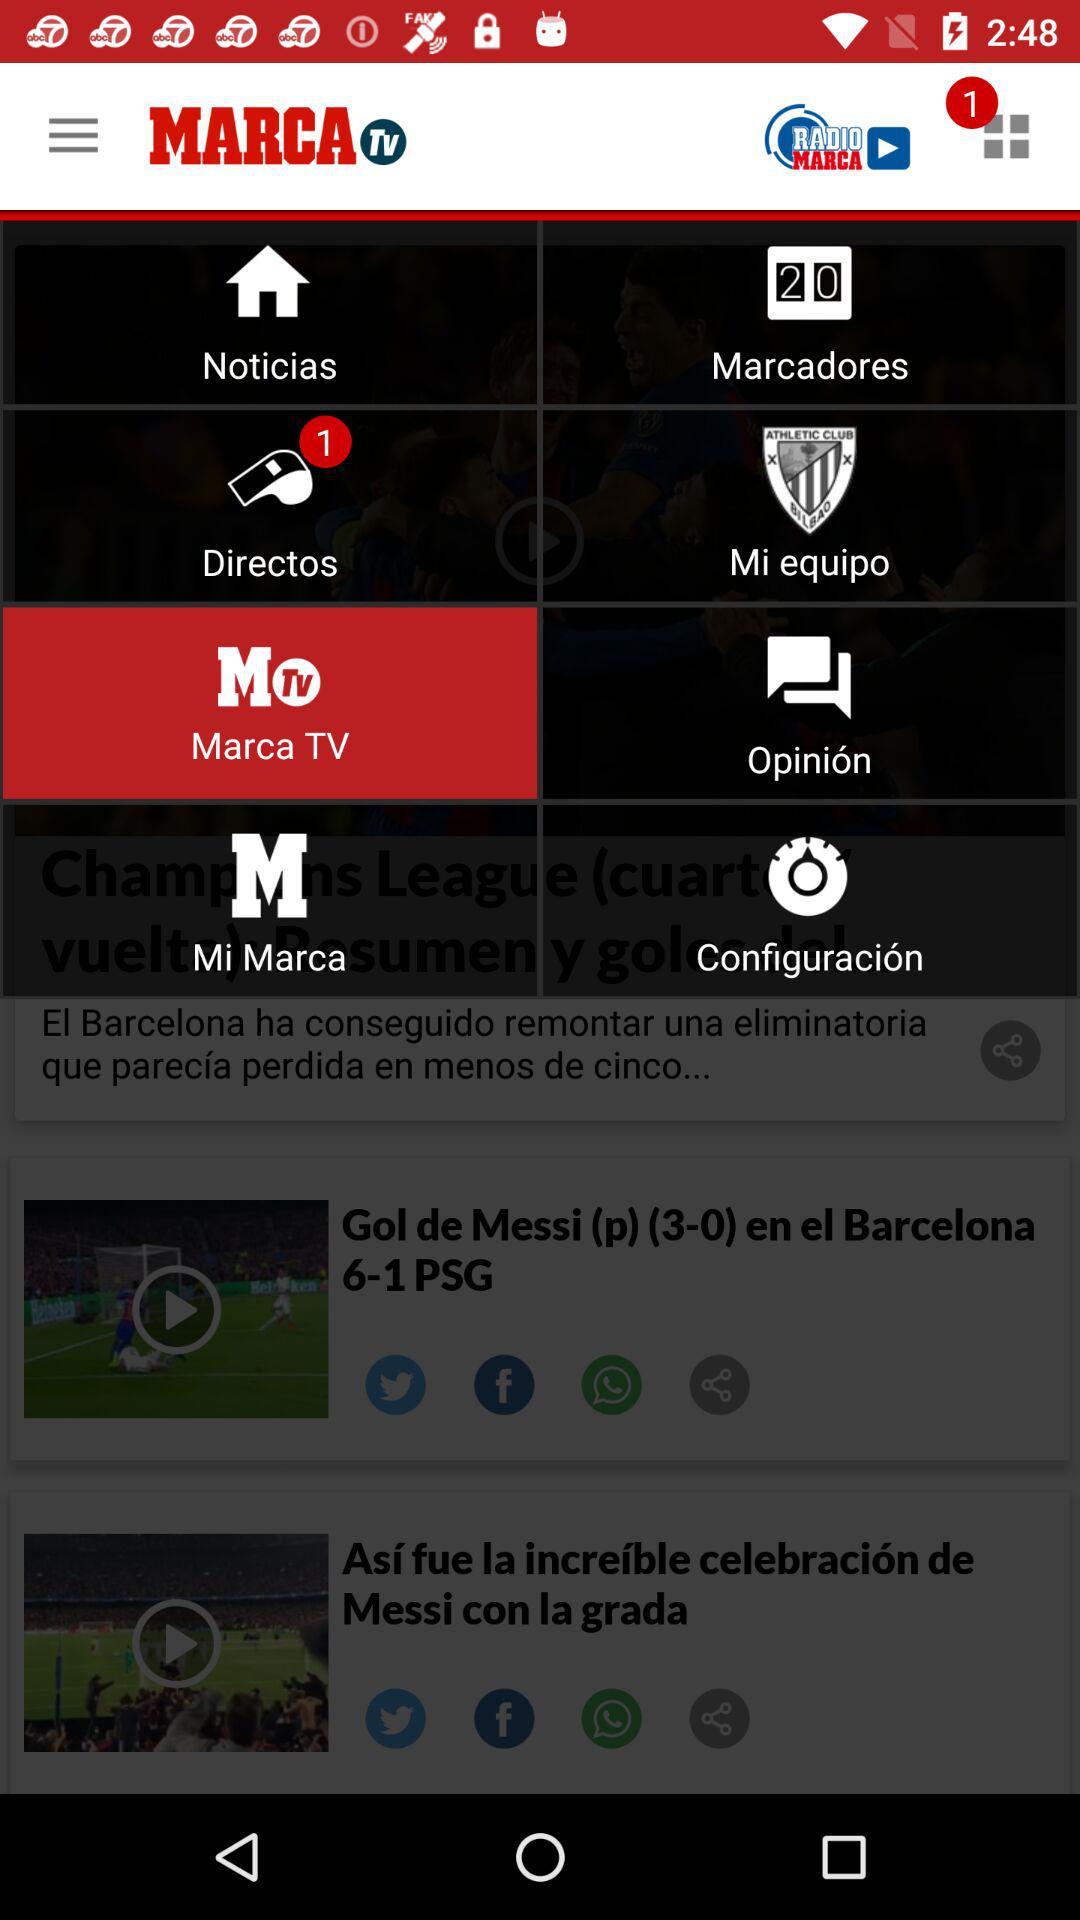  What do you see at coordinates (270, 899) in the screenshot?
I see `the icon above el barcelona ha` at bounding box center [270, 899].